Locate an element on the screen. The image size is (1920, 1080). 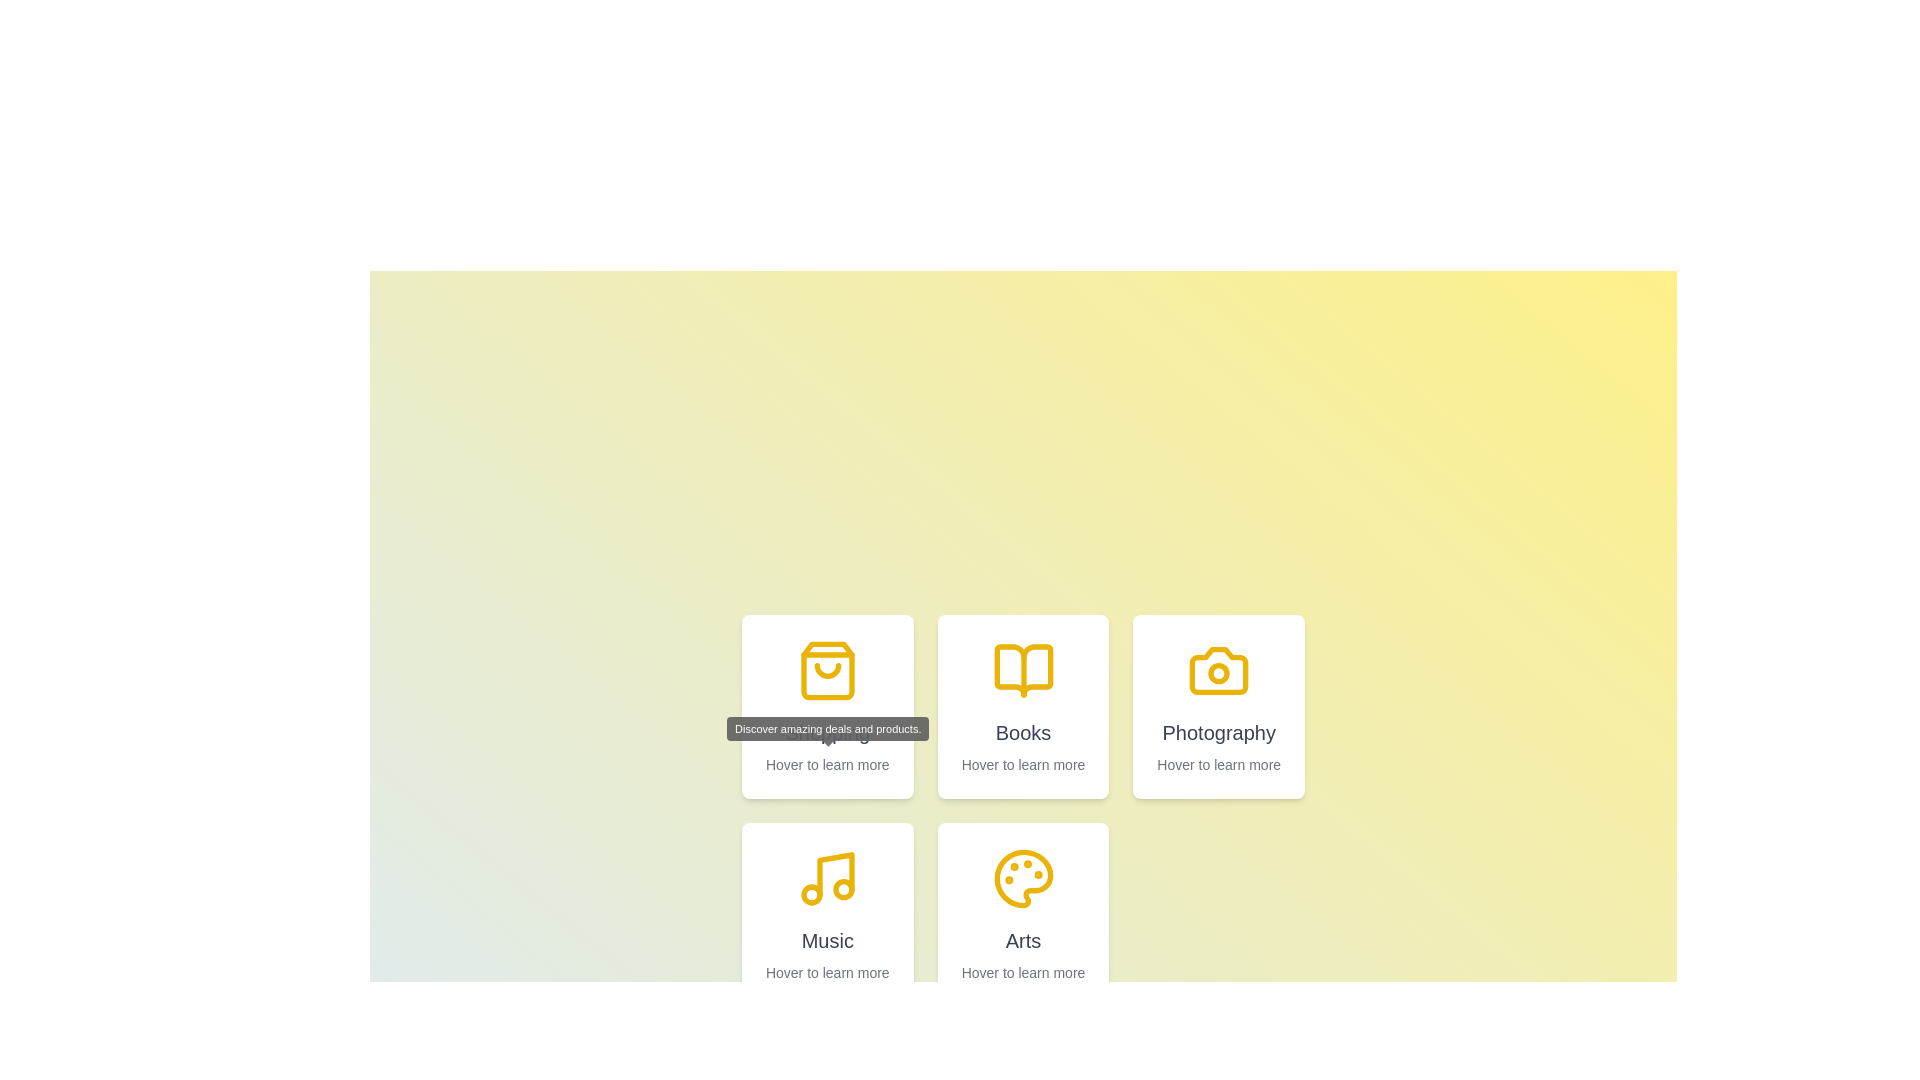
the grid containing informational cards is located at coordinates (1023, 810).